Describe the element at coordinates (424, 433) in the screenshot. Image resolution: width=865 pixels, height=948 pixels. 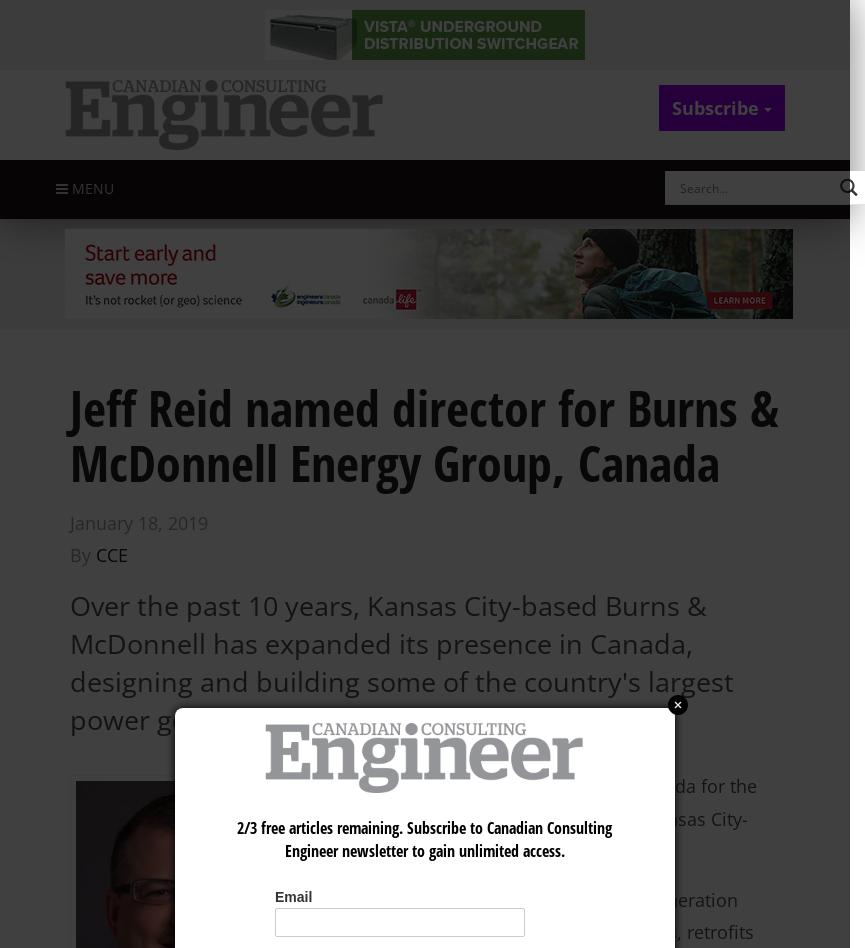
I see `'Jeff Reid named director for Burns & McDonnell Energy Group, Canada'` at that location.